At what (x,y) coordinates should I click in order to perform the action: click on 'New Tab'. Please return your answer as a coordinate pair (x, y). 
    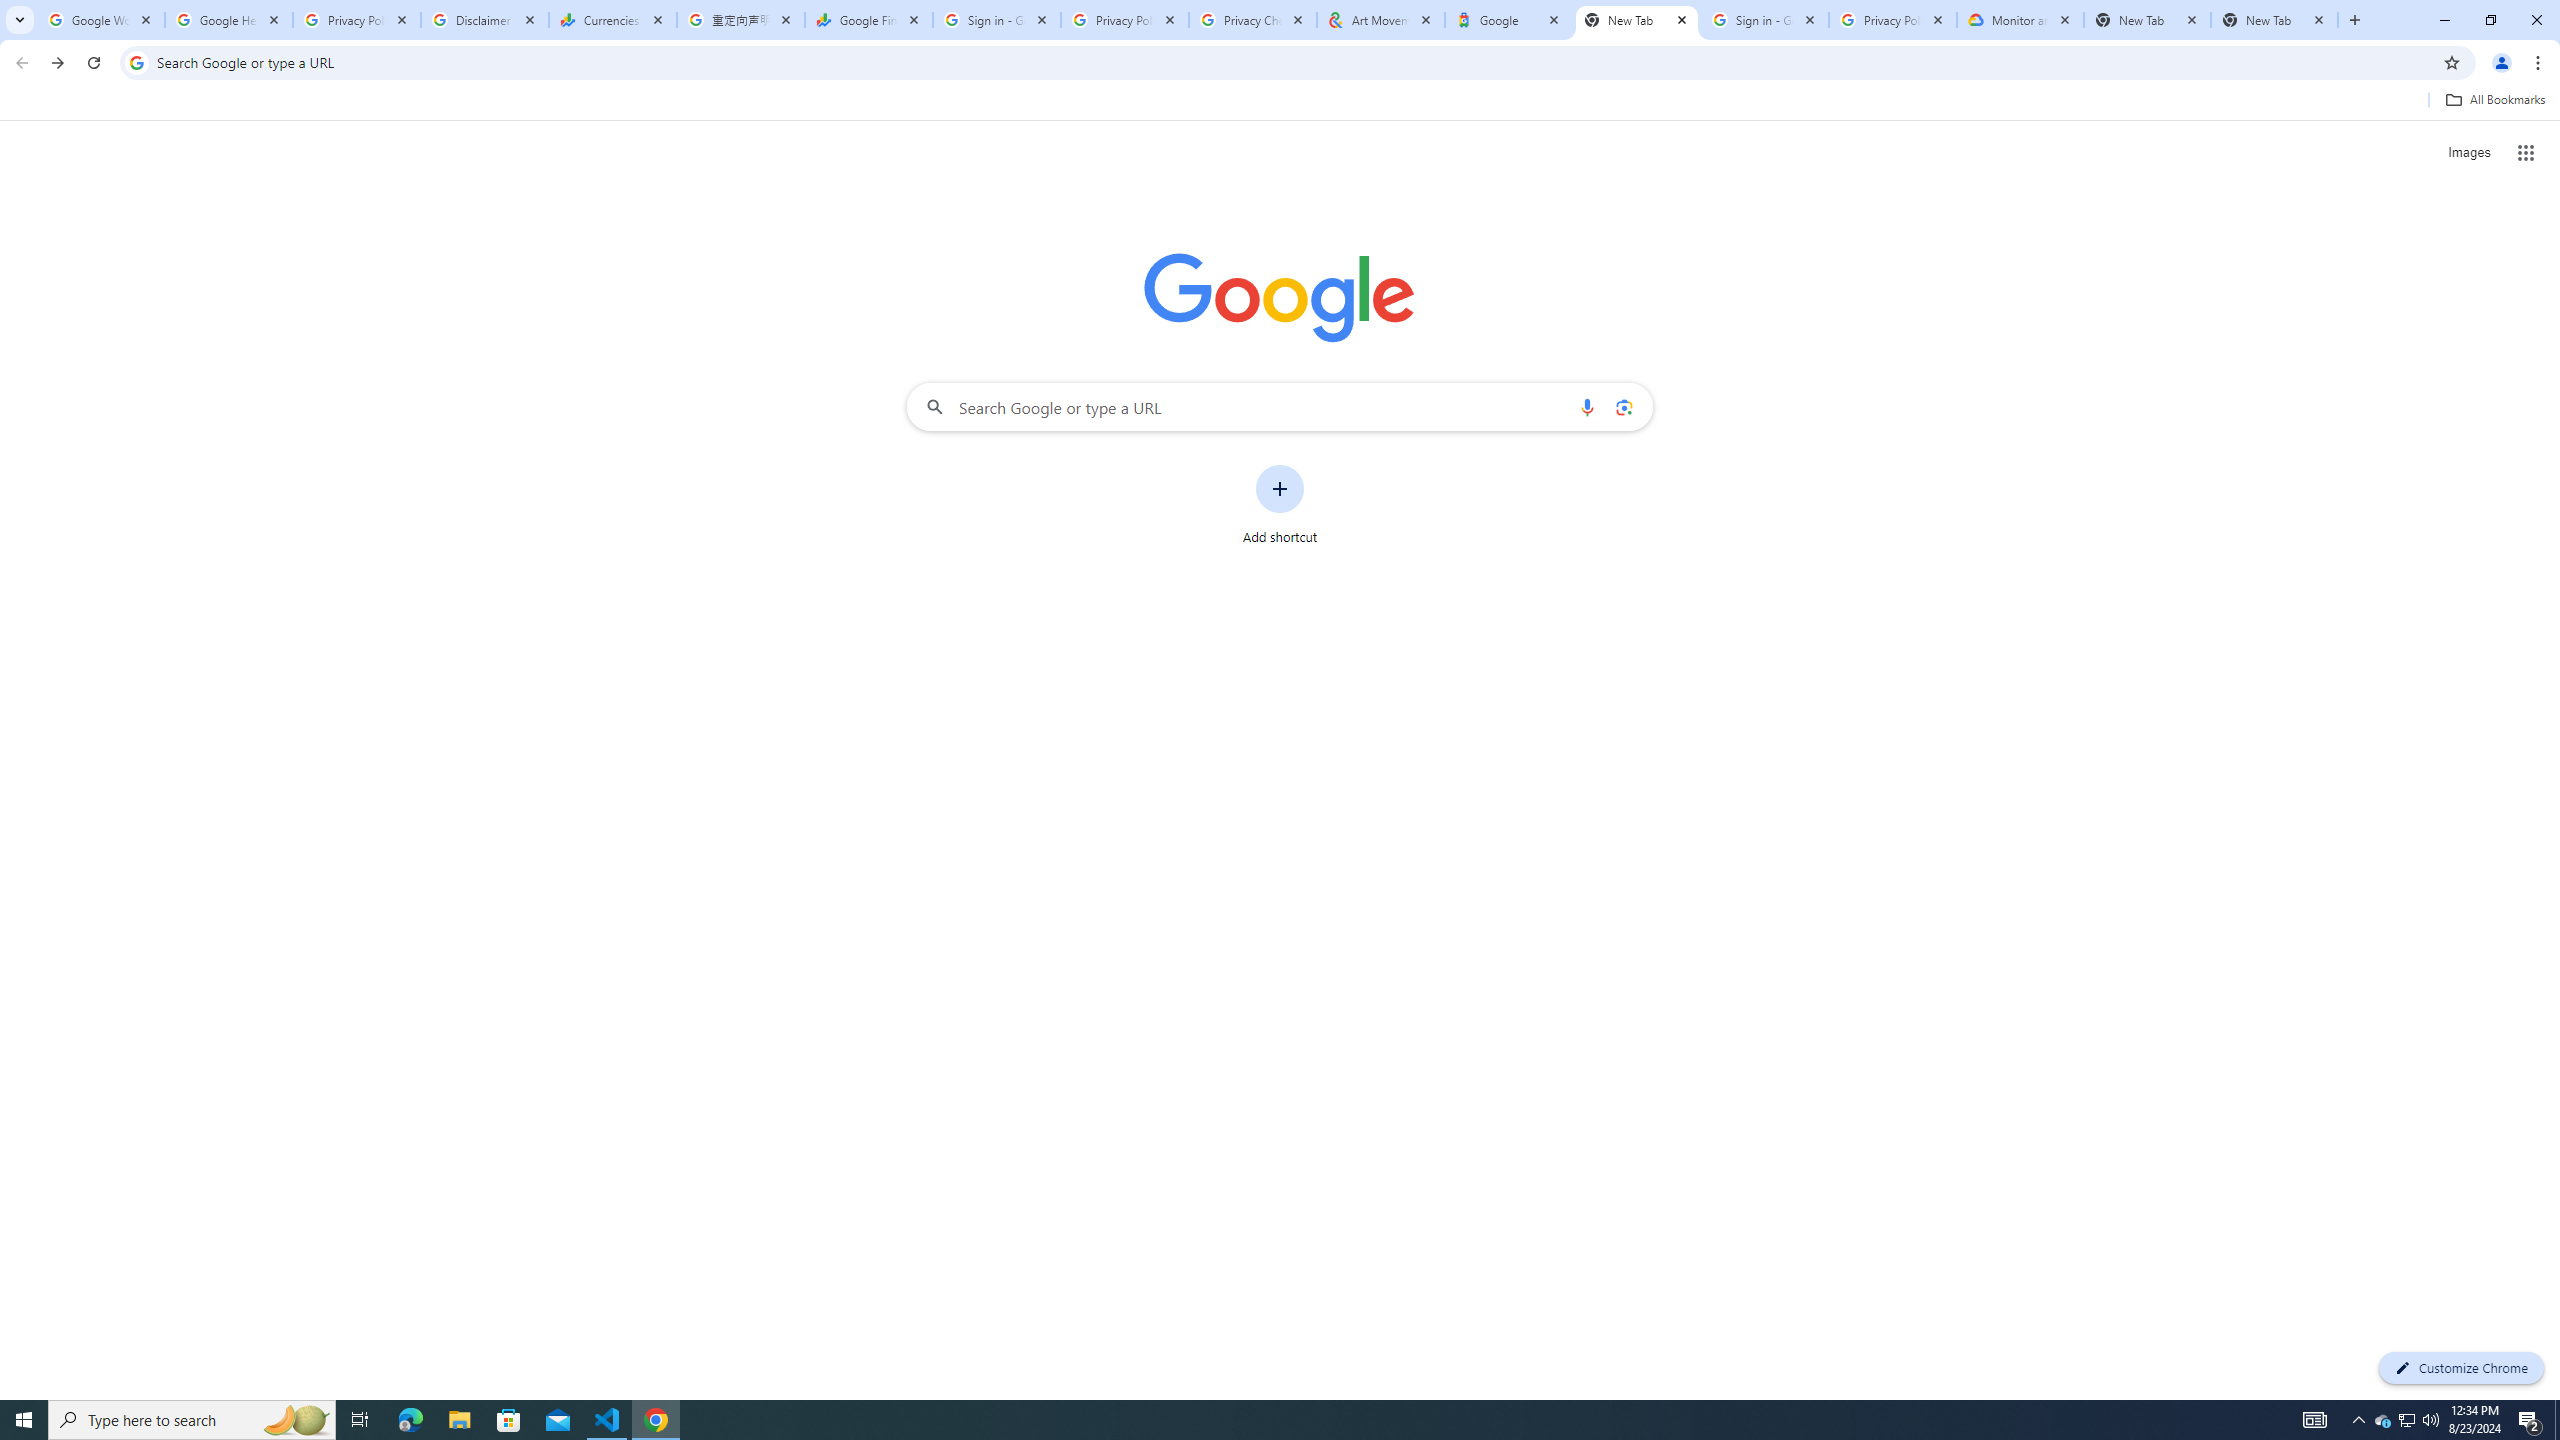
    Looking at the image, I should click on (2352, 19).